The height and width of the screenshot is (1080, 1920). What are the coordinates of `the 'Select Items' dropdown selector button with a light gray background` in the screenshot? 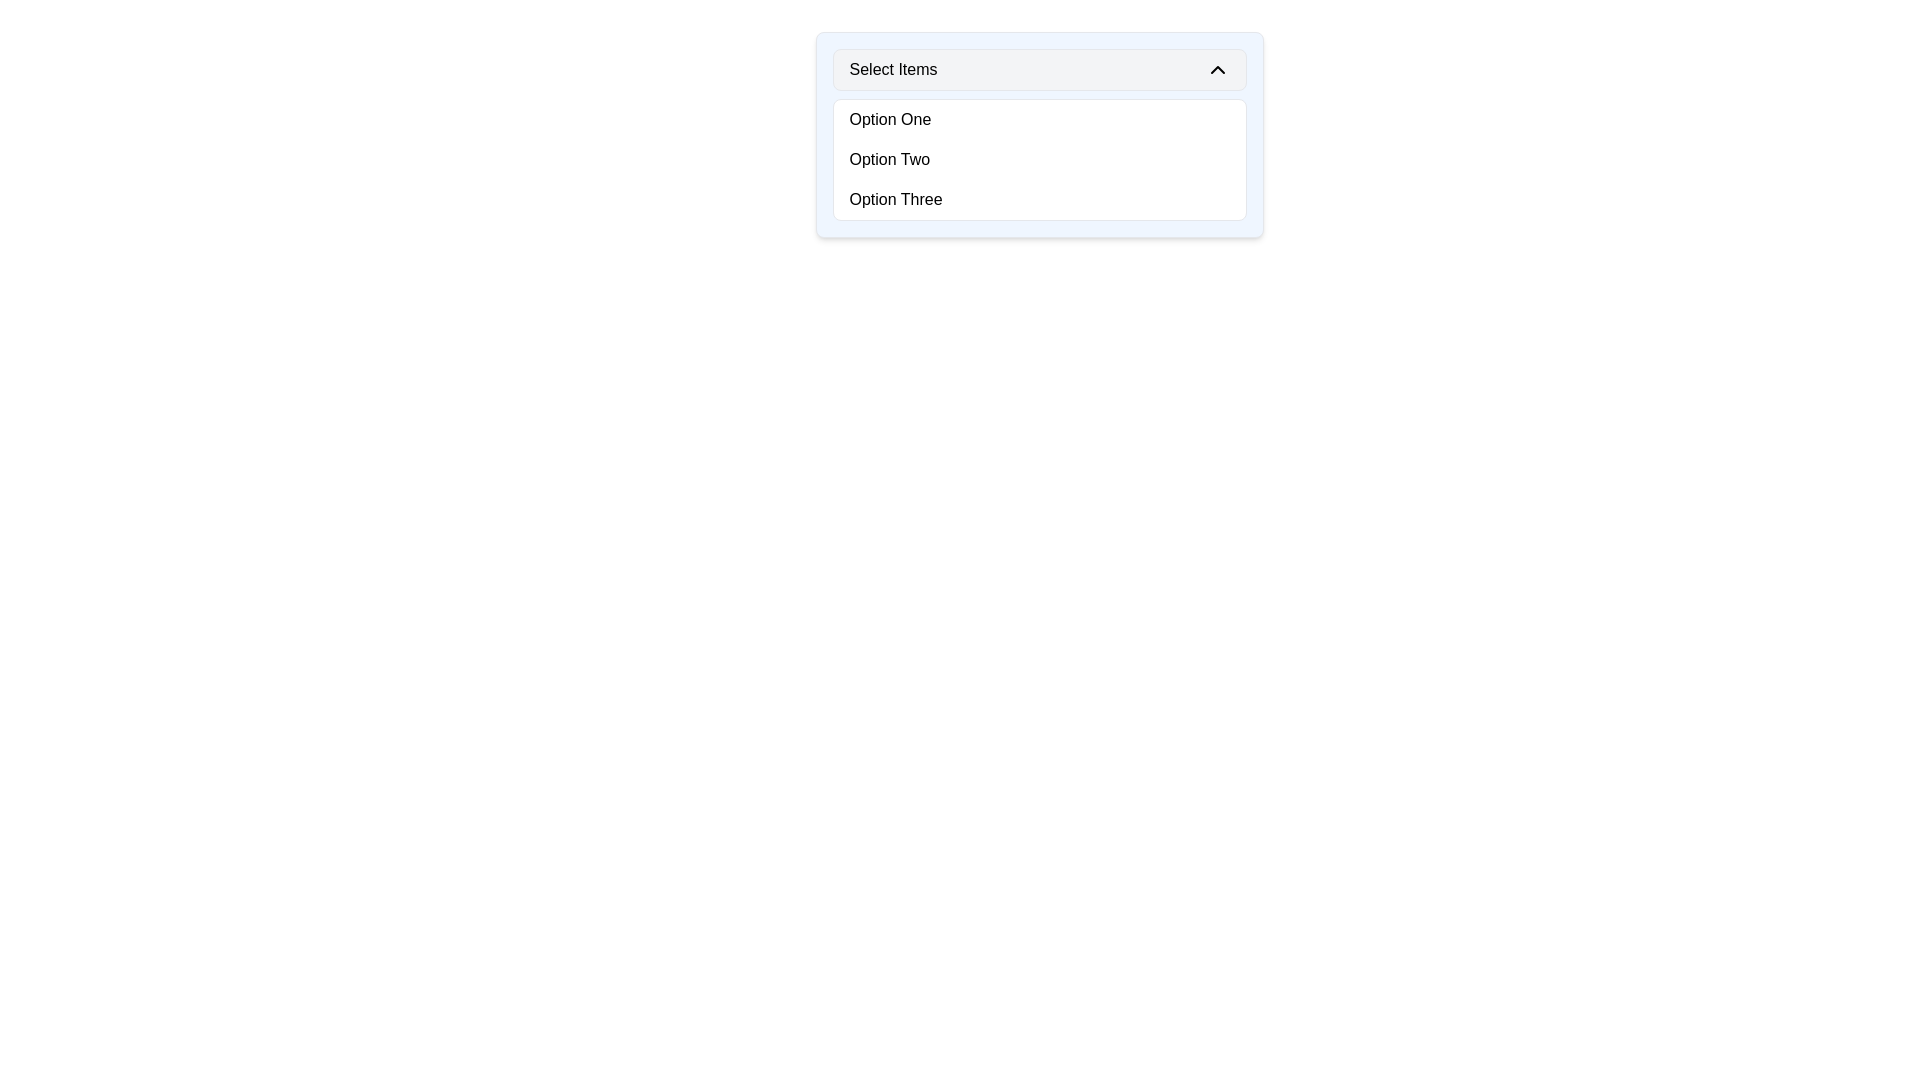 It's located at (1039, 68).